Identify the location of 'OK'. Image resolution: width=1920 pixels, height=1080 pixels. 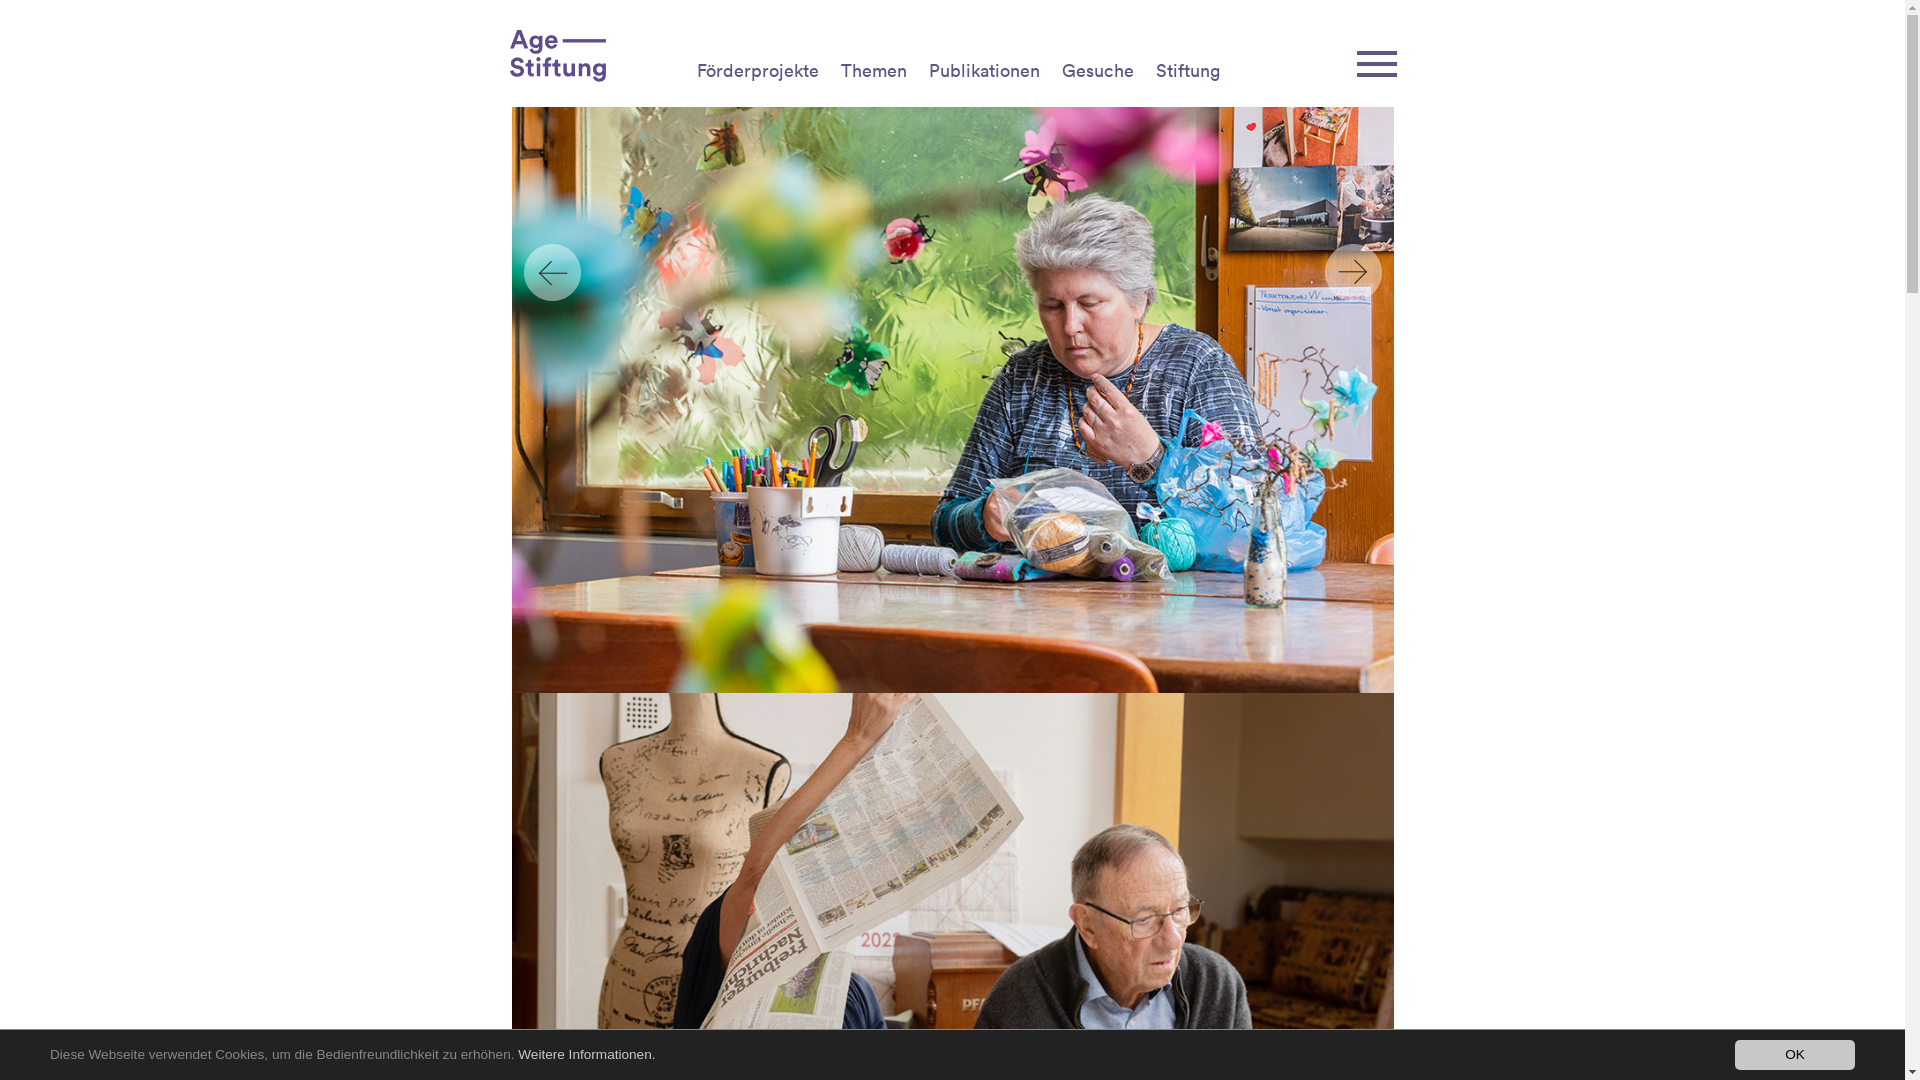
(1795, 1054).